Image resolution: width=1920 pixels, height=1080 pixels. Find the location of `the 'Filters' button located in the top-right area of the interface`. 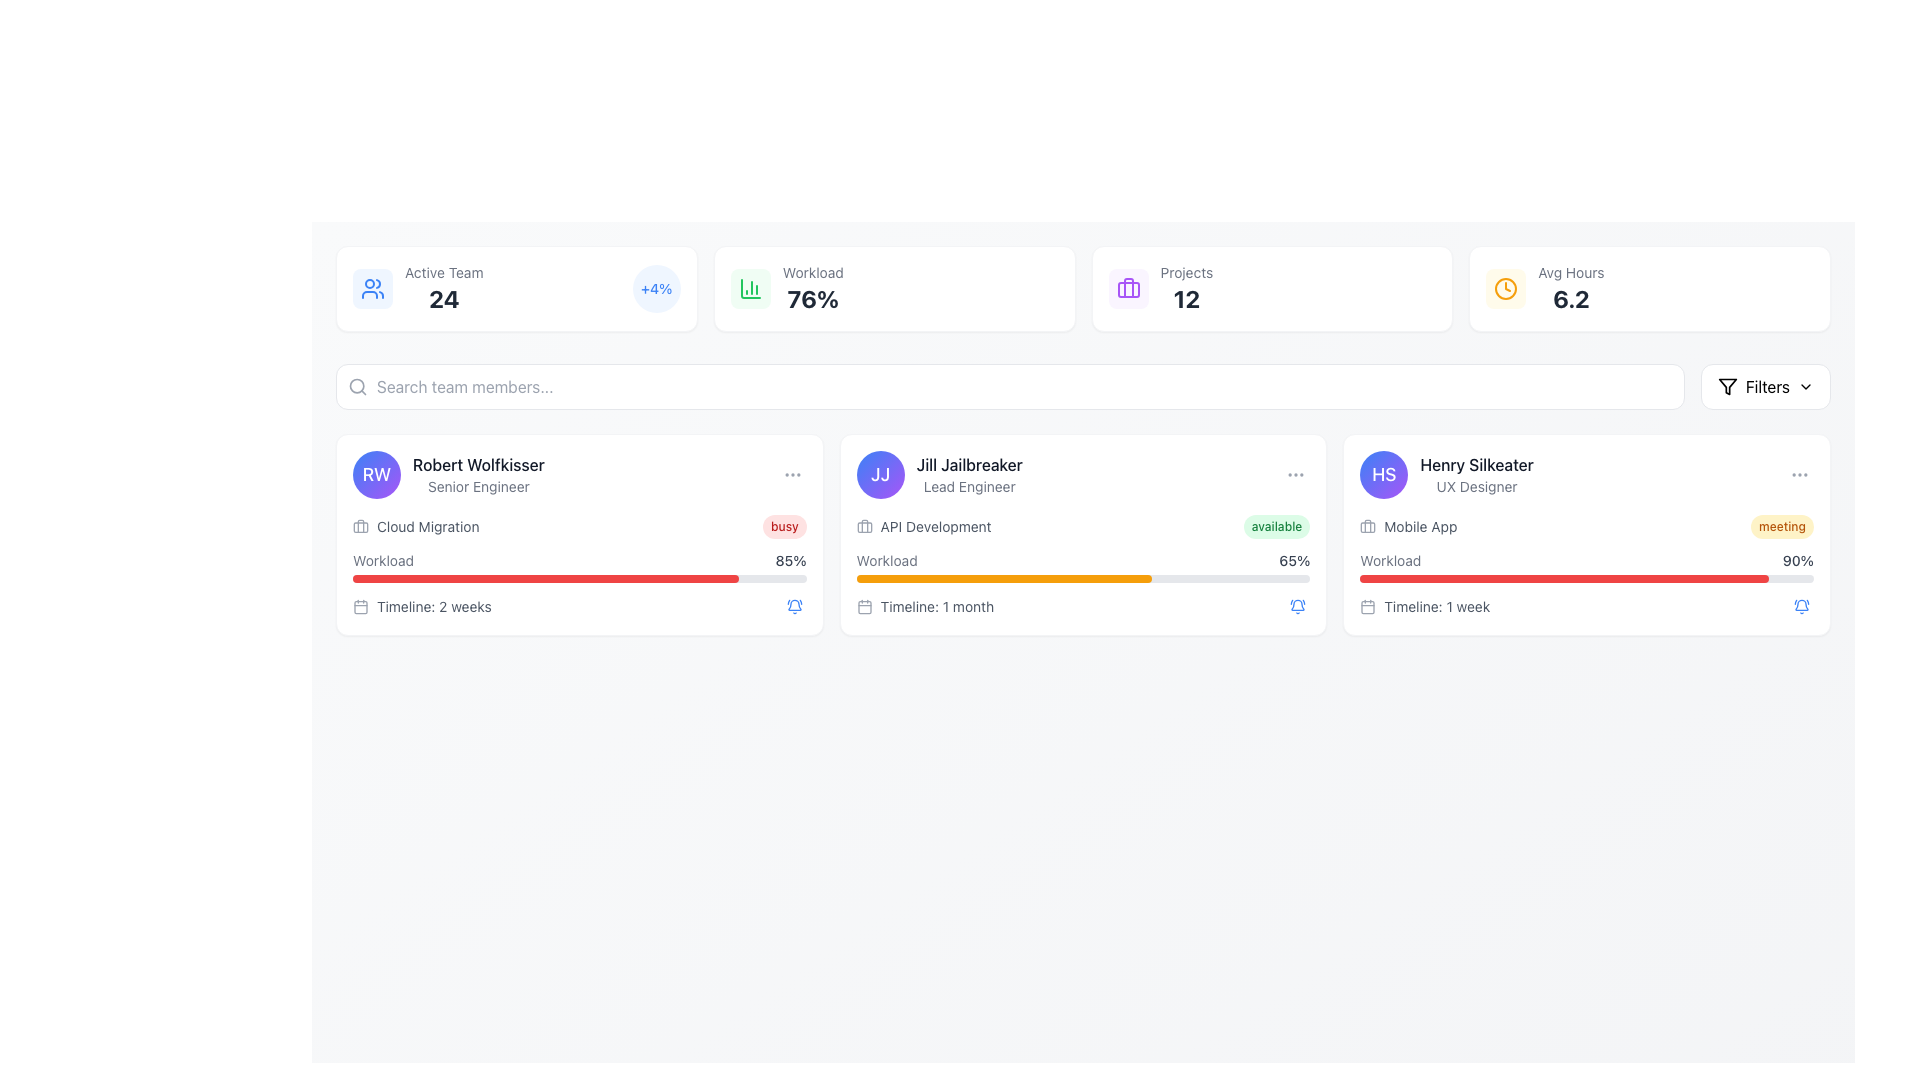

the 'Filters' button located in the top-right area of the interface is located at coordinates (1766, 386).